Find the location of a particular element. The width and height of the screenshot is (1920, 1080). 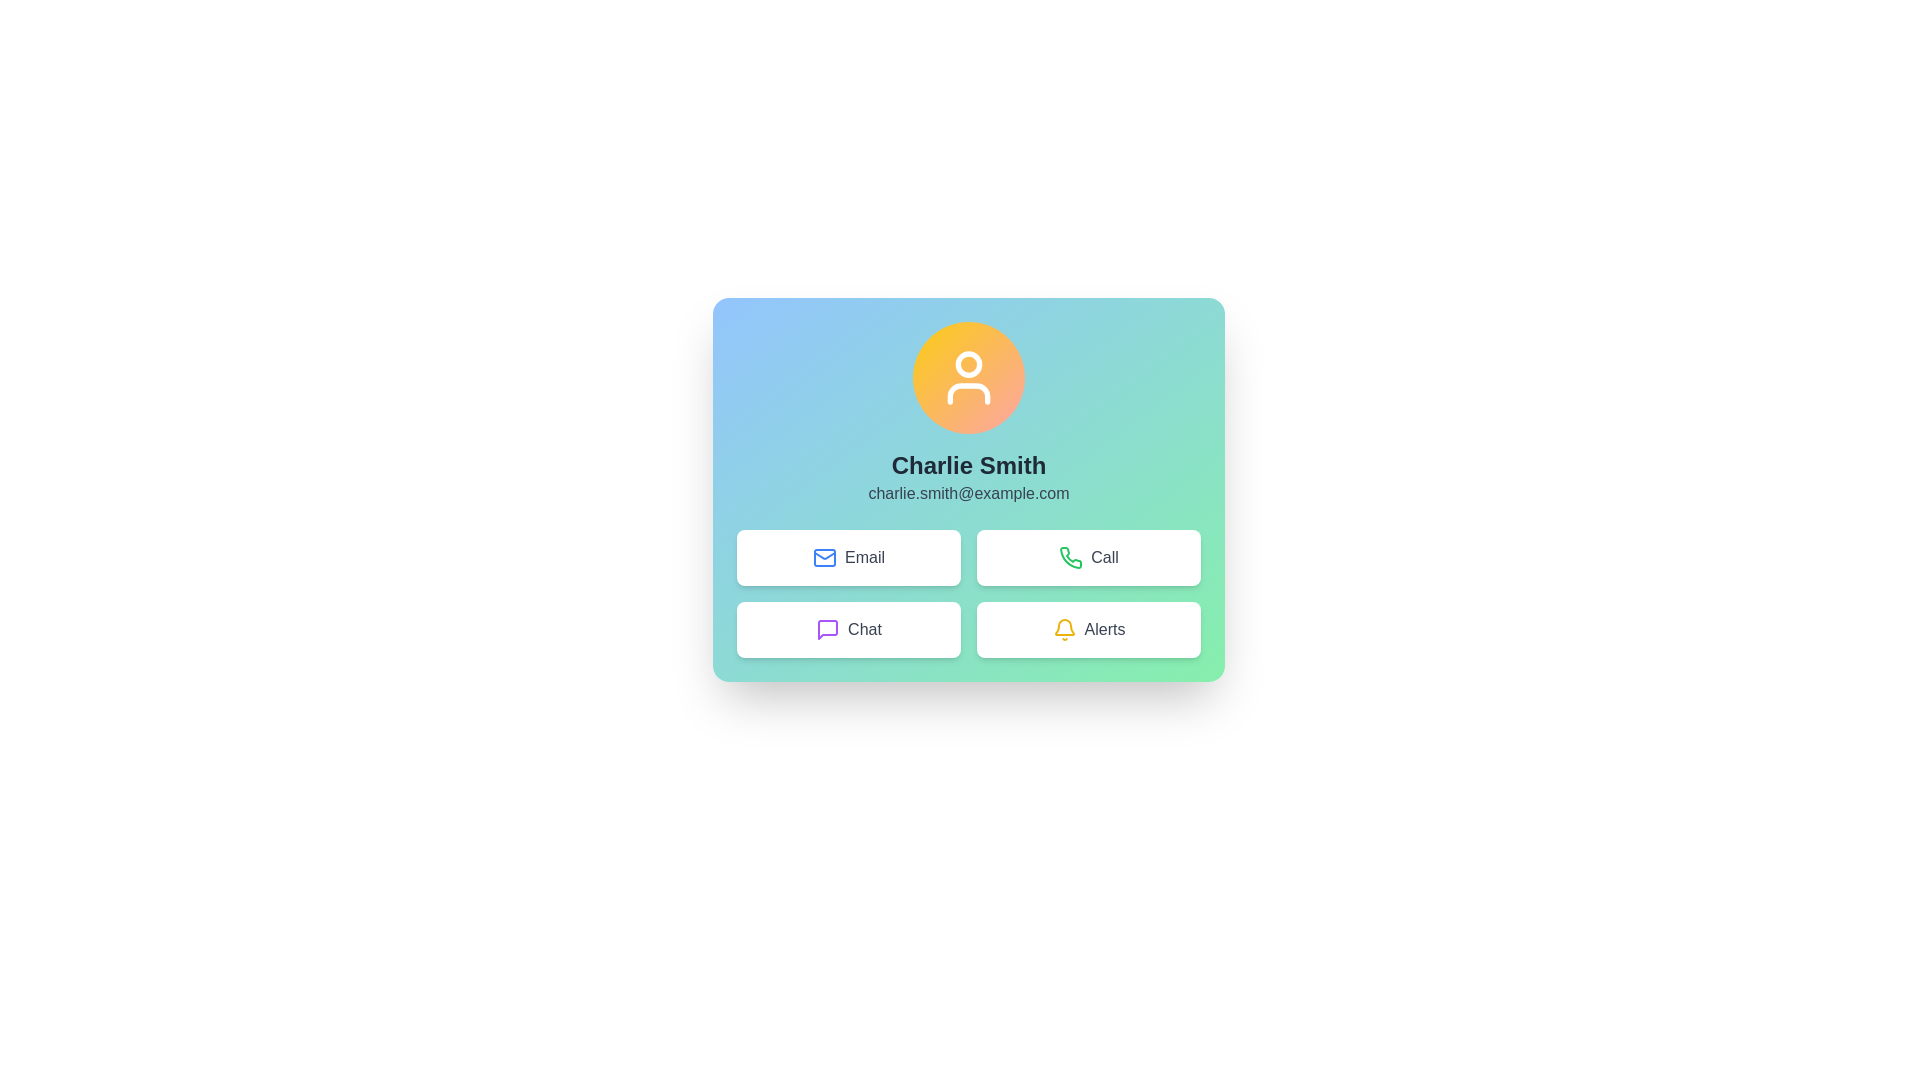

the speech bubble icon representing the chat function, which is located adjacent to the 'Chat' button text in the bottom-left quadrant of the interface is located at coordinates (828, 628).